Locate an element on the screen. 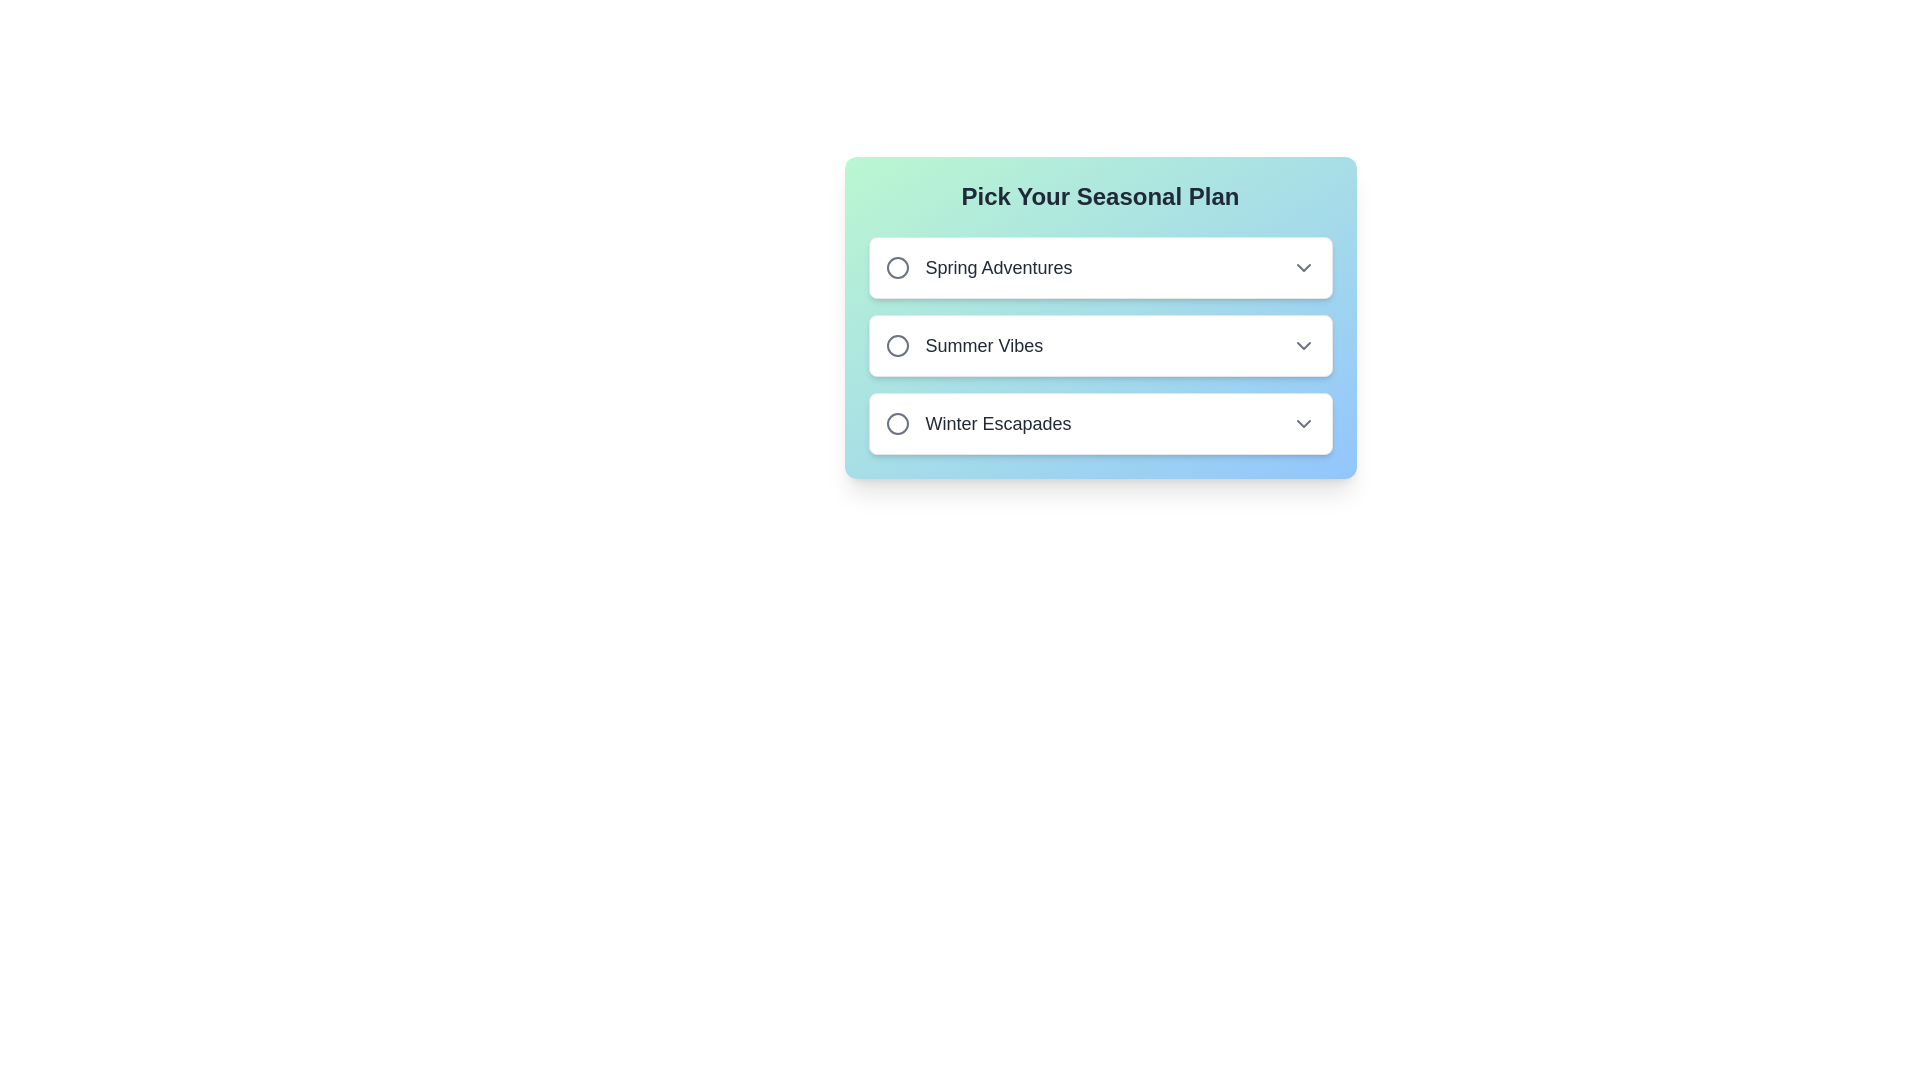 This screenshot has width=1920, height=1080. the interactive dropdown option selector labeled 'Spring Adventures' is located at coordinates (1099, 266).